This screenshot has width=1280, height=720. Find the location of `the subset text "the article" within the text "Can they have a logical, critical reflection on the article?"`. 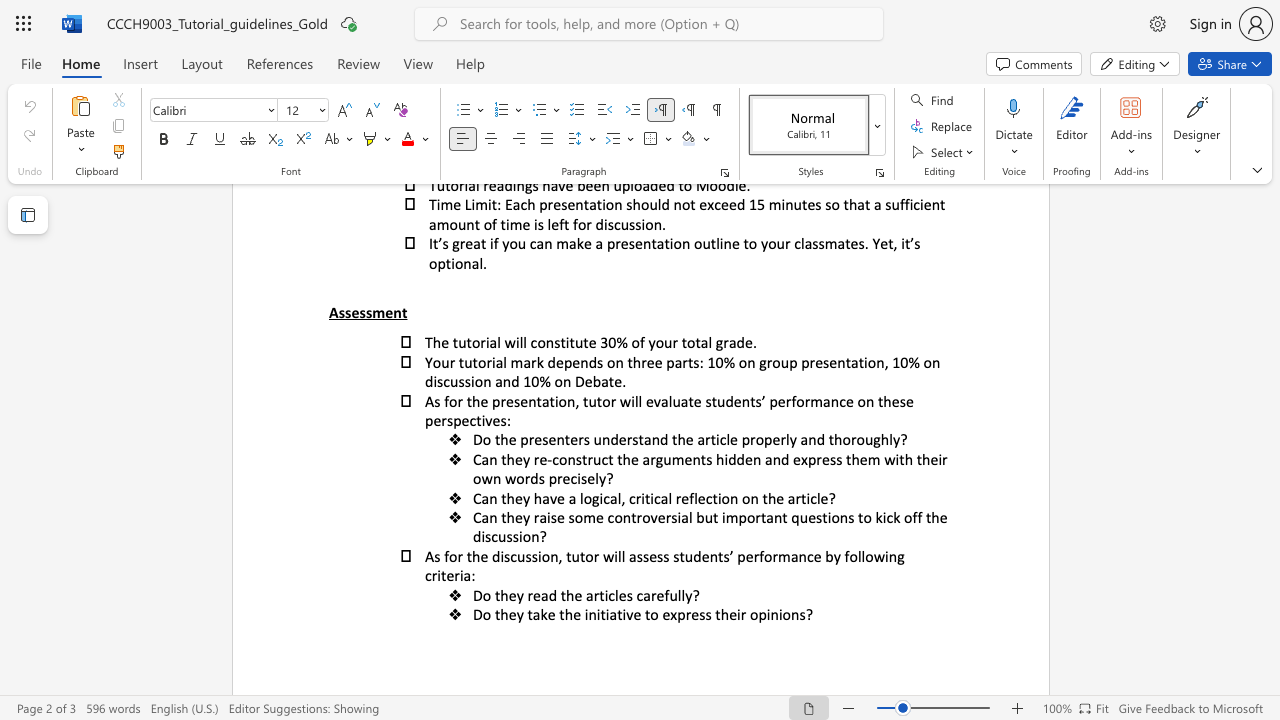

the subset text "the article" within the text "Can they have a logical, critical reflection on the article?" is located at coordinates (761, 497).